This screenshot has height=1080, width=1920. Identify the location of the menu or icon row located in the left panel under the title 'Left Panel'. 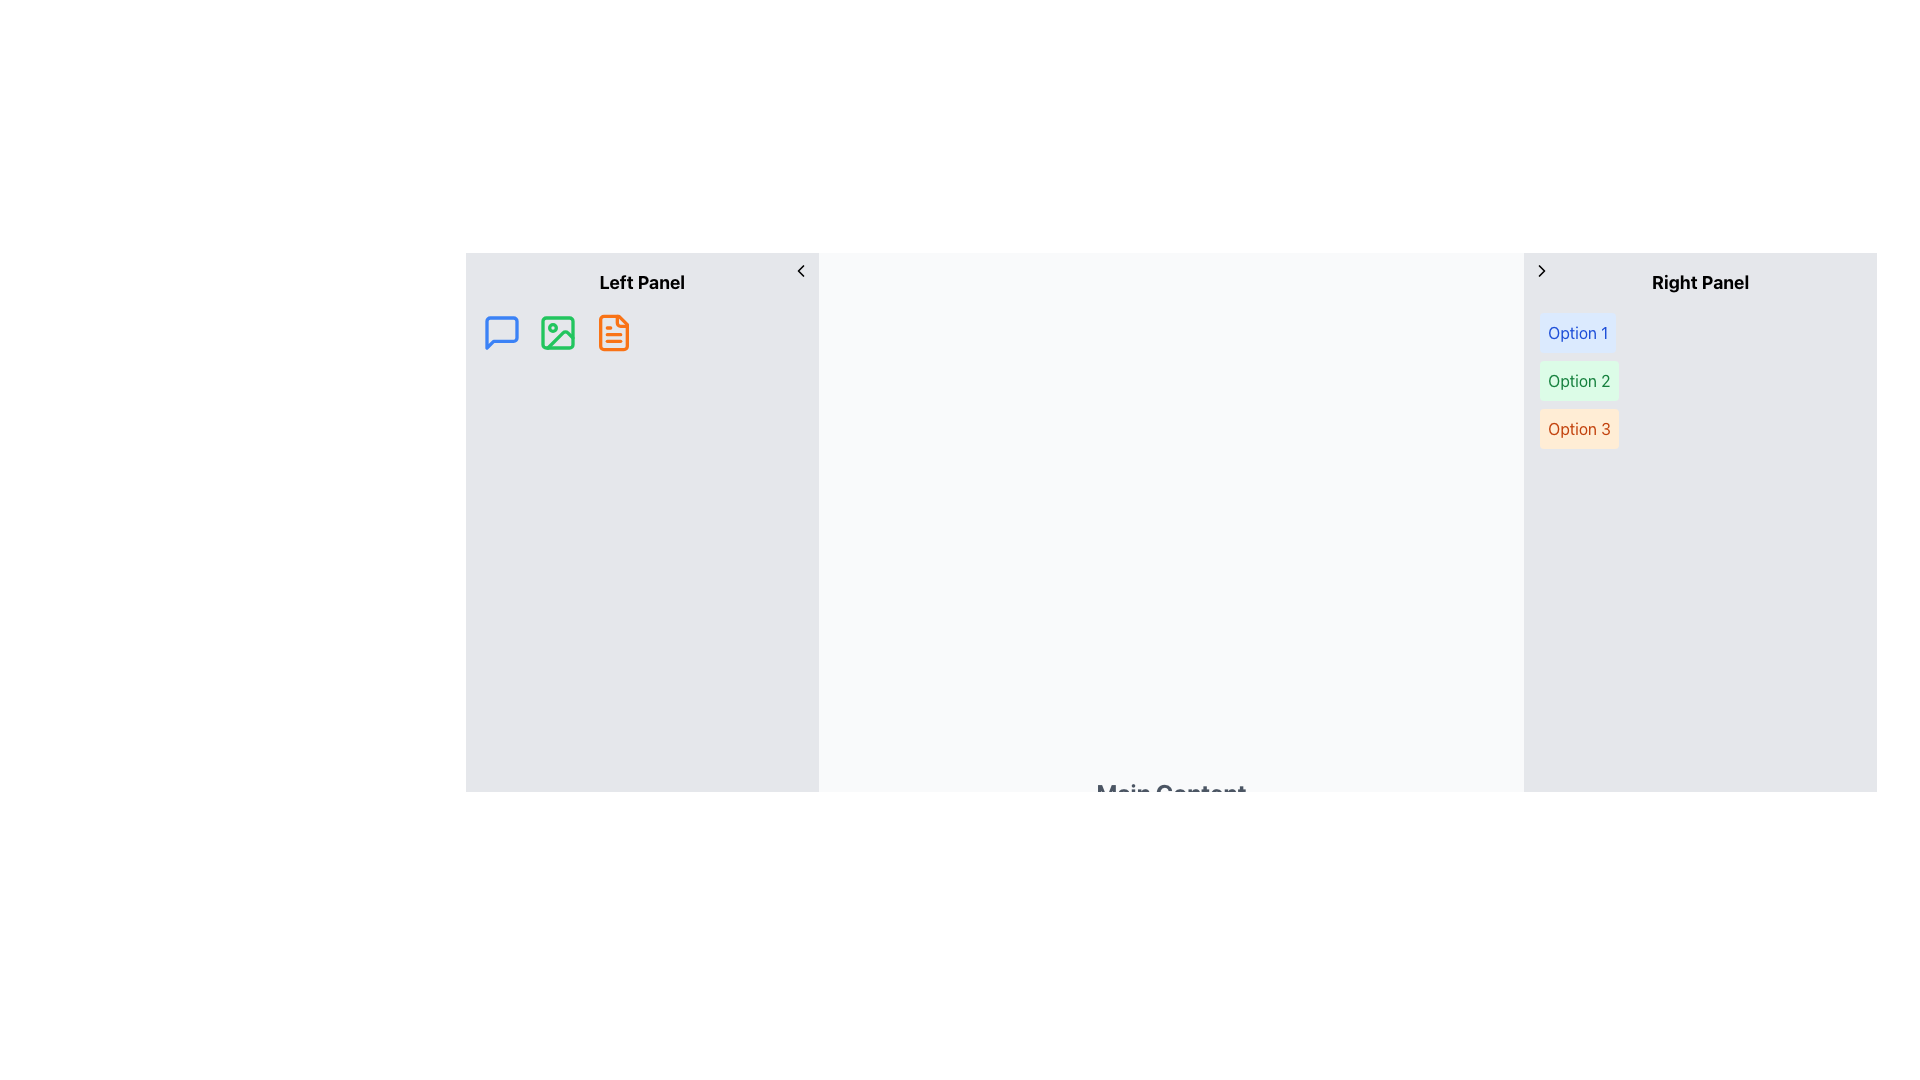
(642, 331).